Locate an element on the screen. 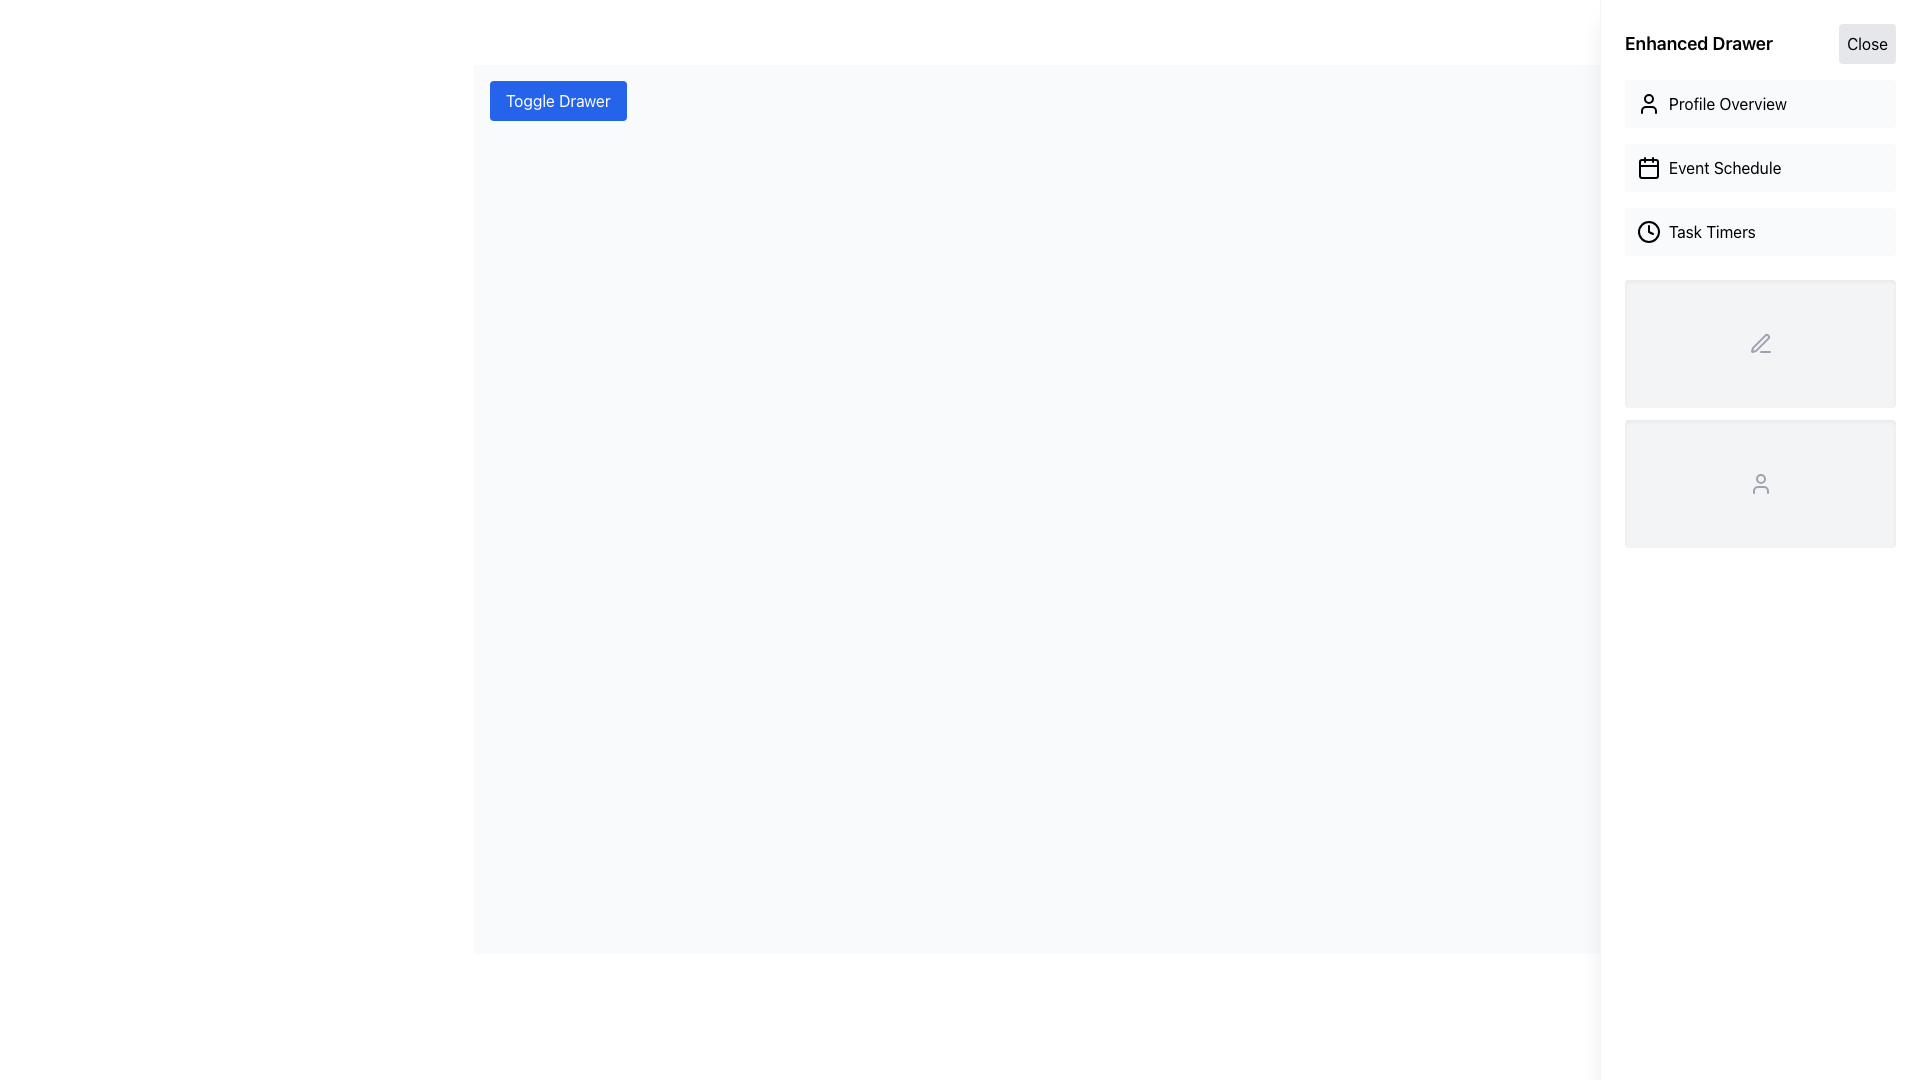  the 'Profile Overview' icon located in the right-side panel labeled 'Enhanced Drawer' is located at coordinates (1649, 104).